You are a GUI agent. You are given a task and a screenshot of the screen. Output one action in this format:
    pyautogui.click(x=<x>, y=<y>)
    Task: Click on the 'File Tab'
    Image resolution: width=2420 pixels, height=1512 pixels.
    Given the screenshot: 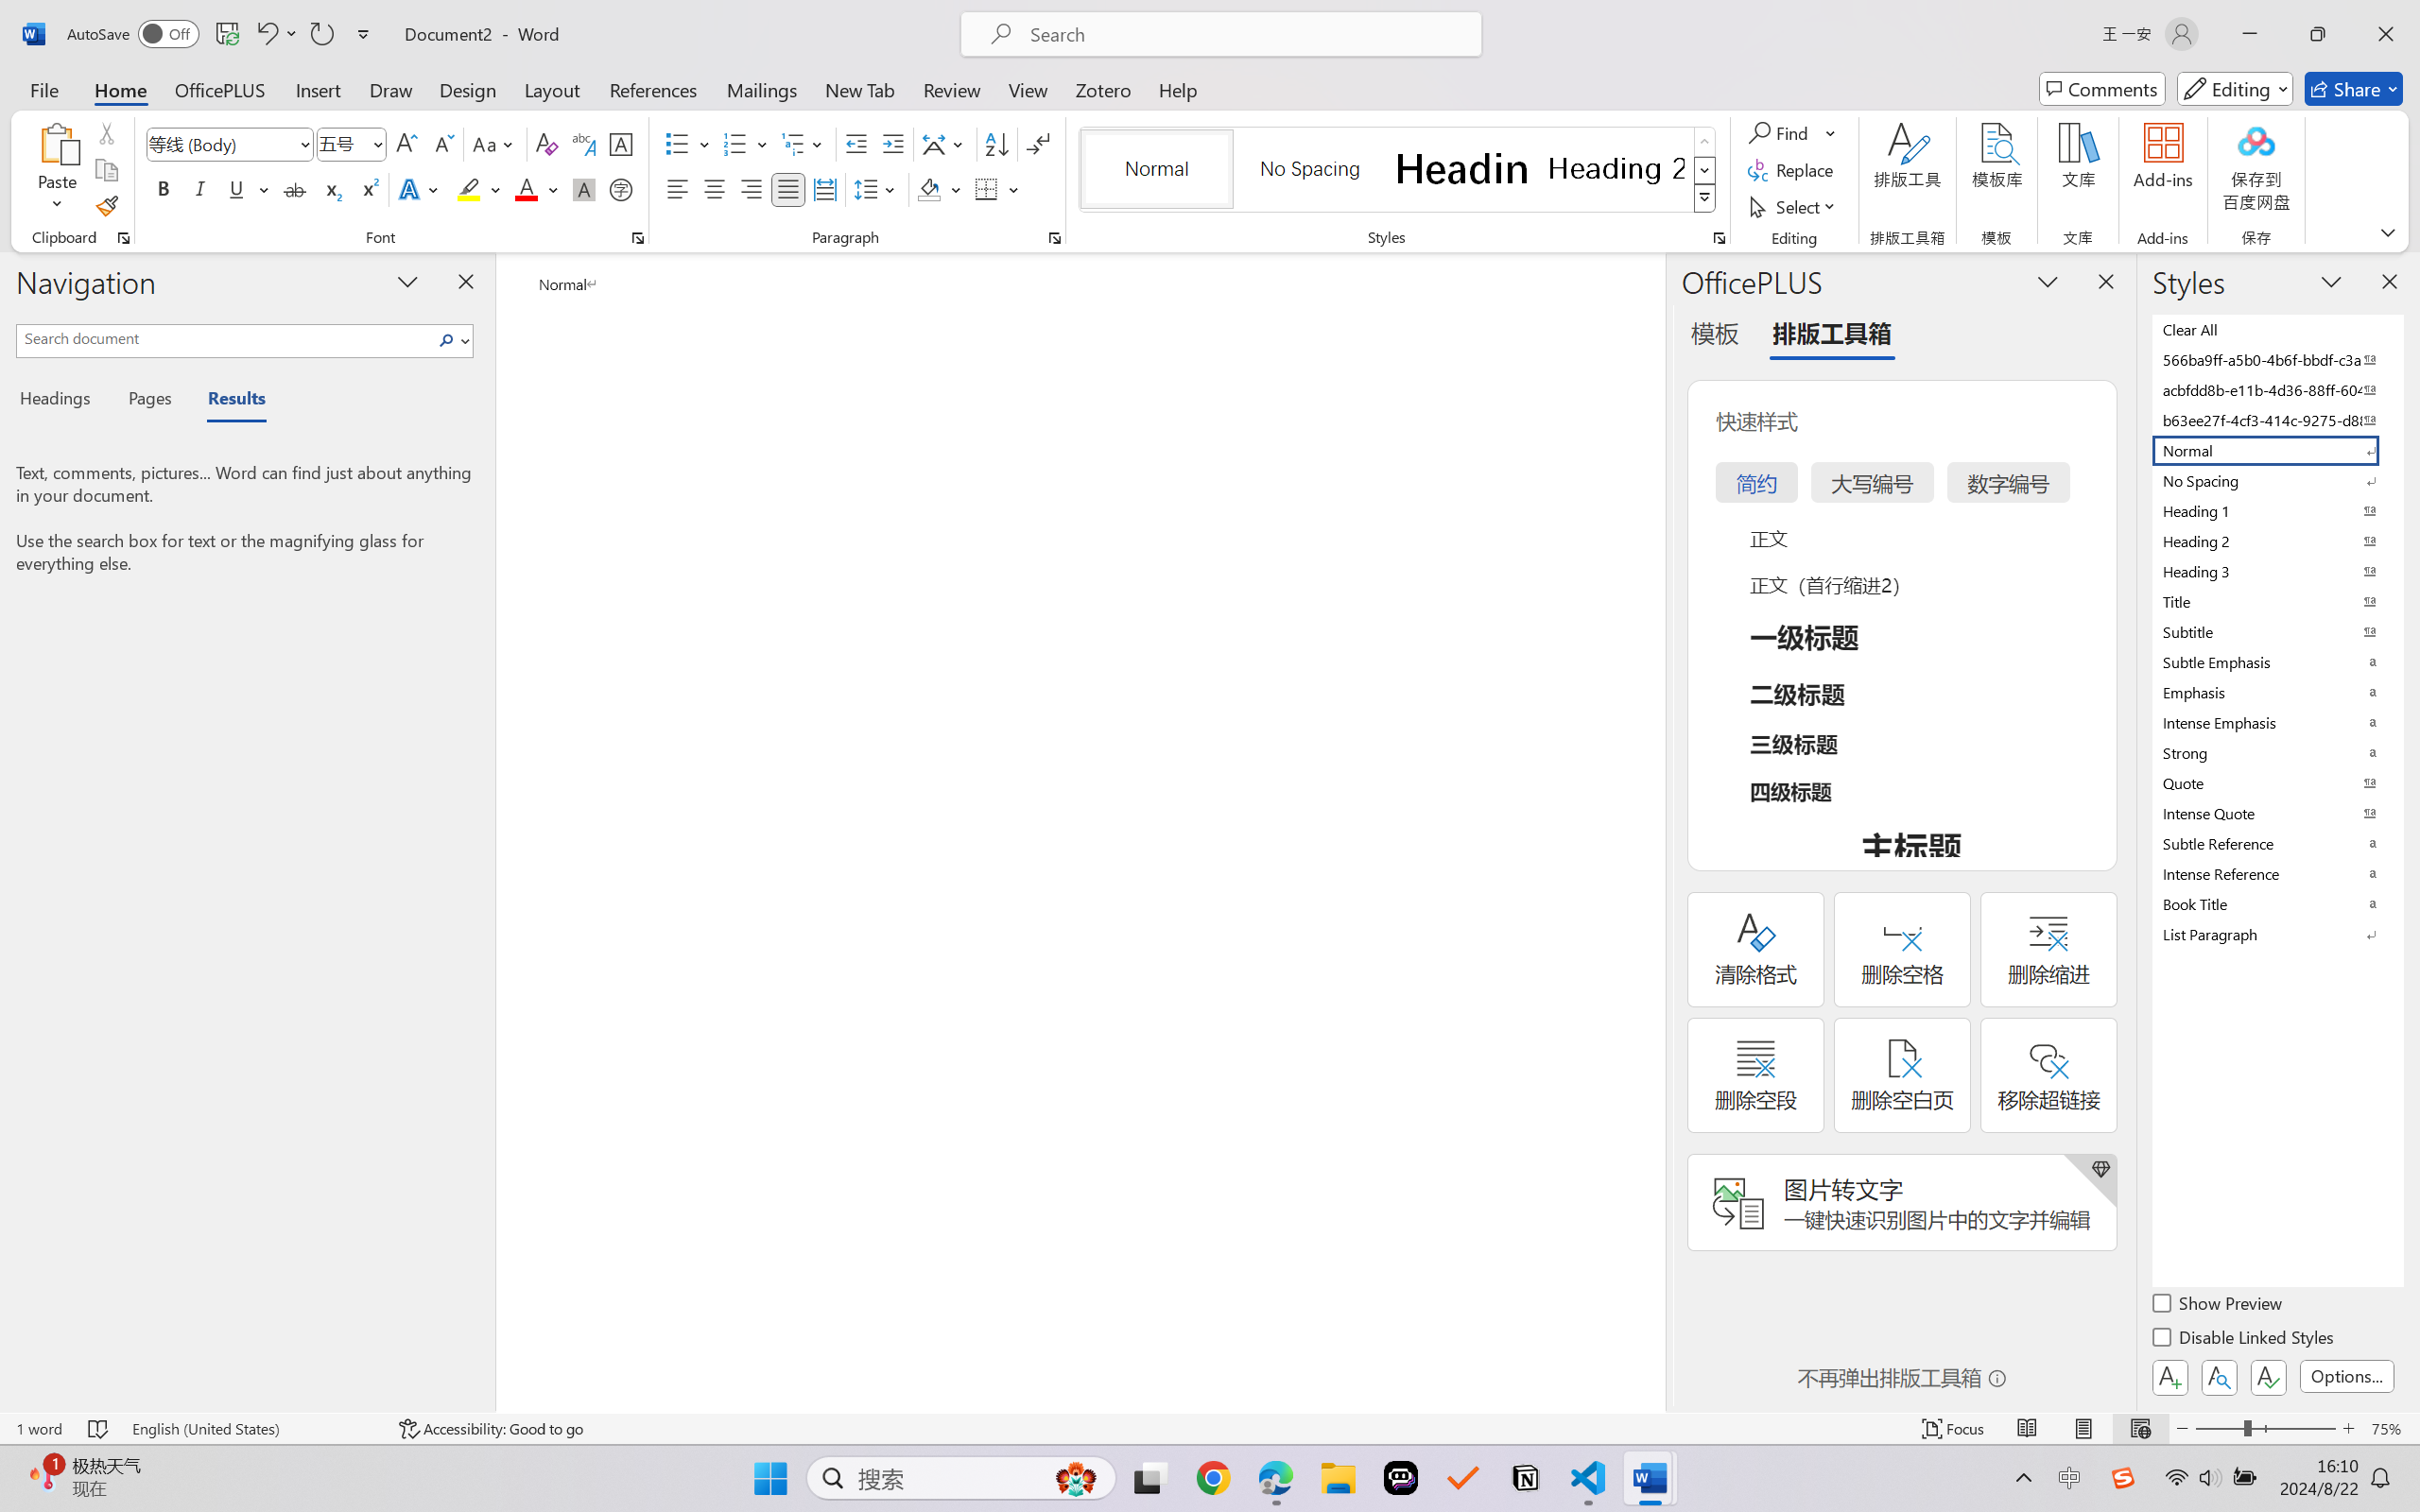 What is the action you would take?
    pyautogui.click(x=43, y=88)
    